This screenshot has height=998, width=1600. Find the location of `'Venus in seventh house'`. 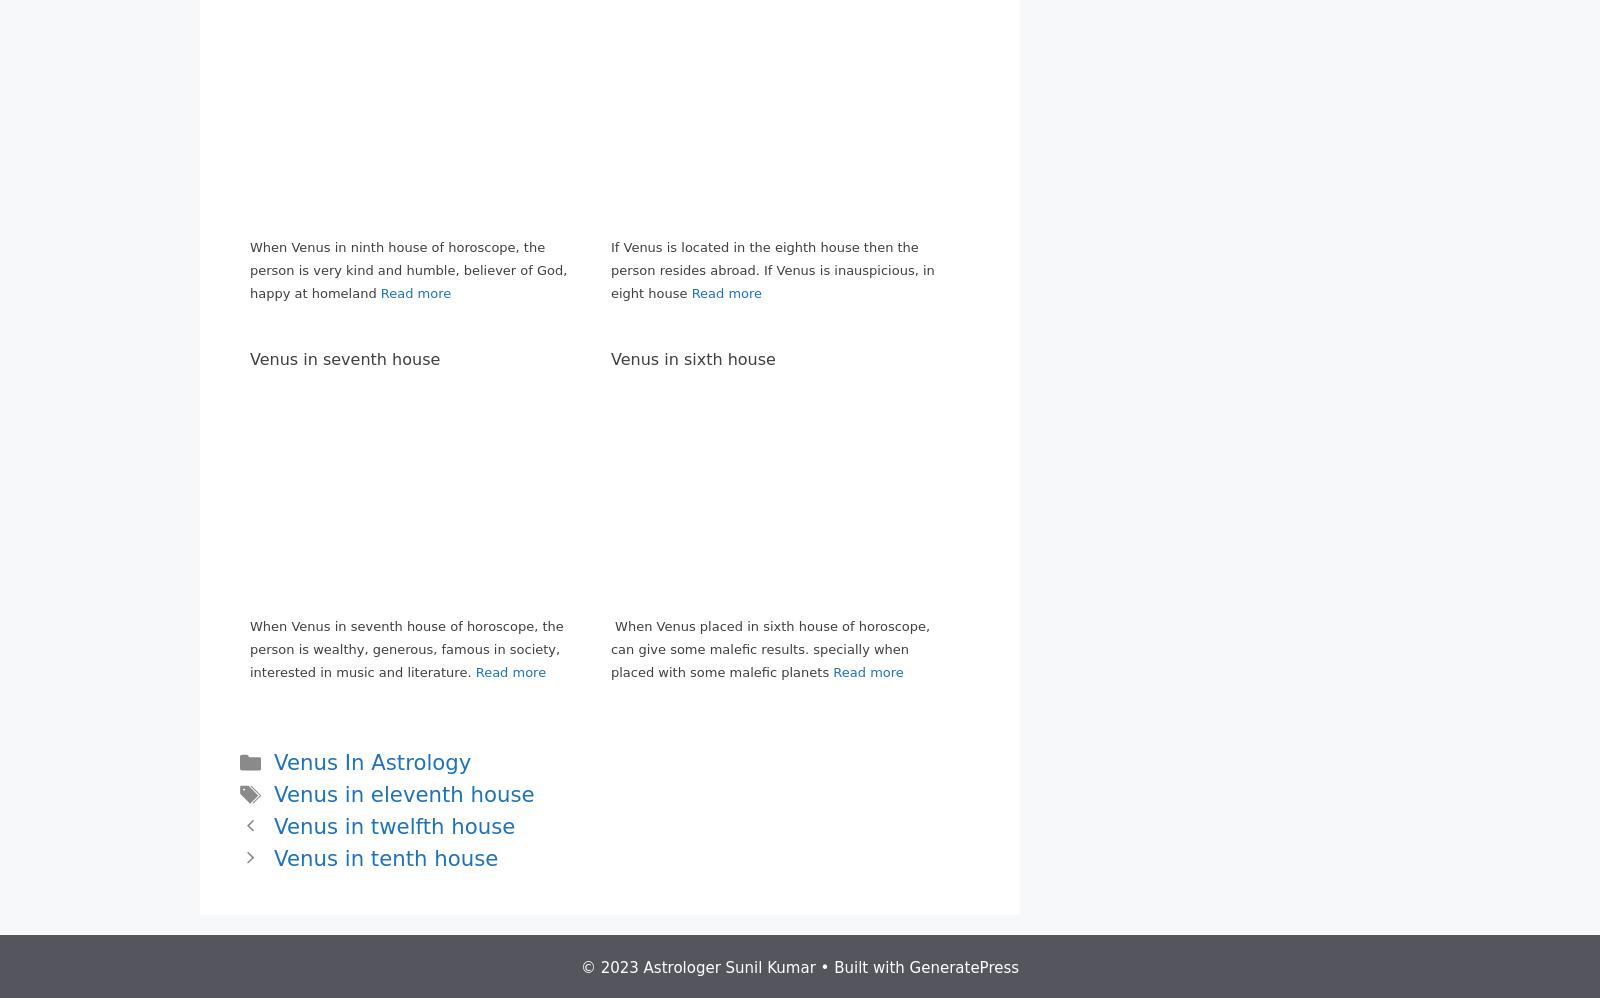

'Venus in seventh house' is located at coordinates (344, 357).